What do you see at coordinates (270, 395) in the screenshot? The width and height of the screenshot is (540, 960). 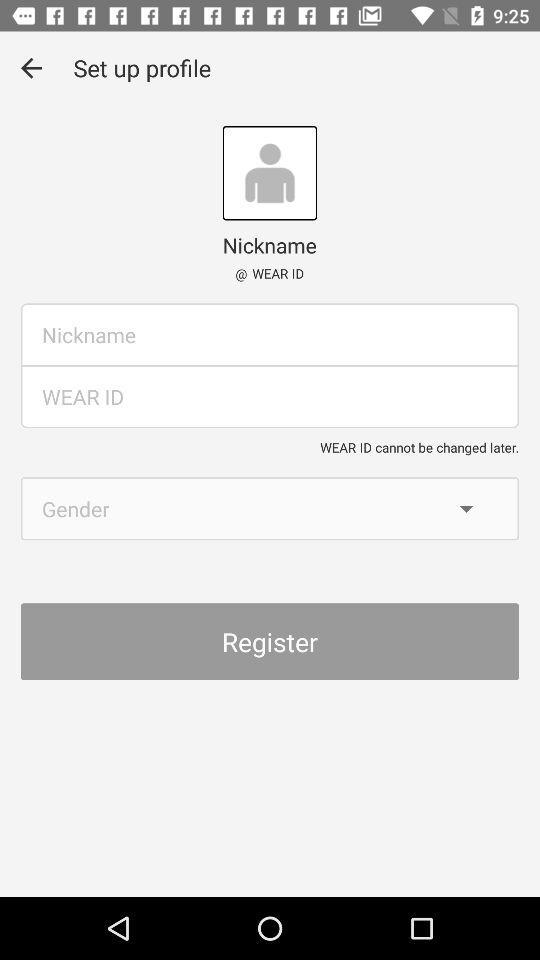 I see `password` at bounding box center [270, 395].